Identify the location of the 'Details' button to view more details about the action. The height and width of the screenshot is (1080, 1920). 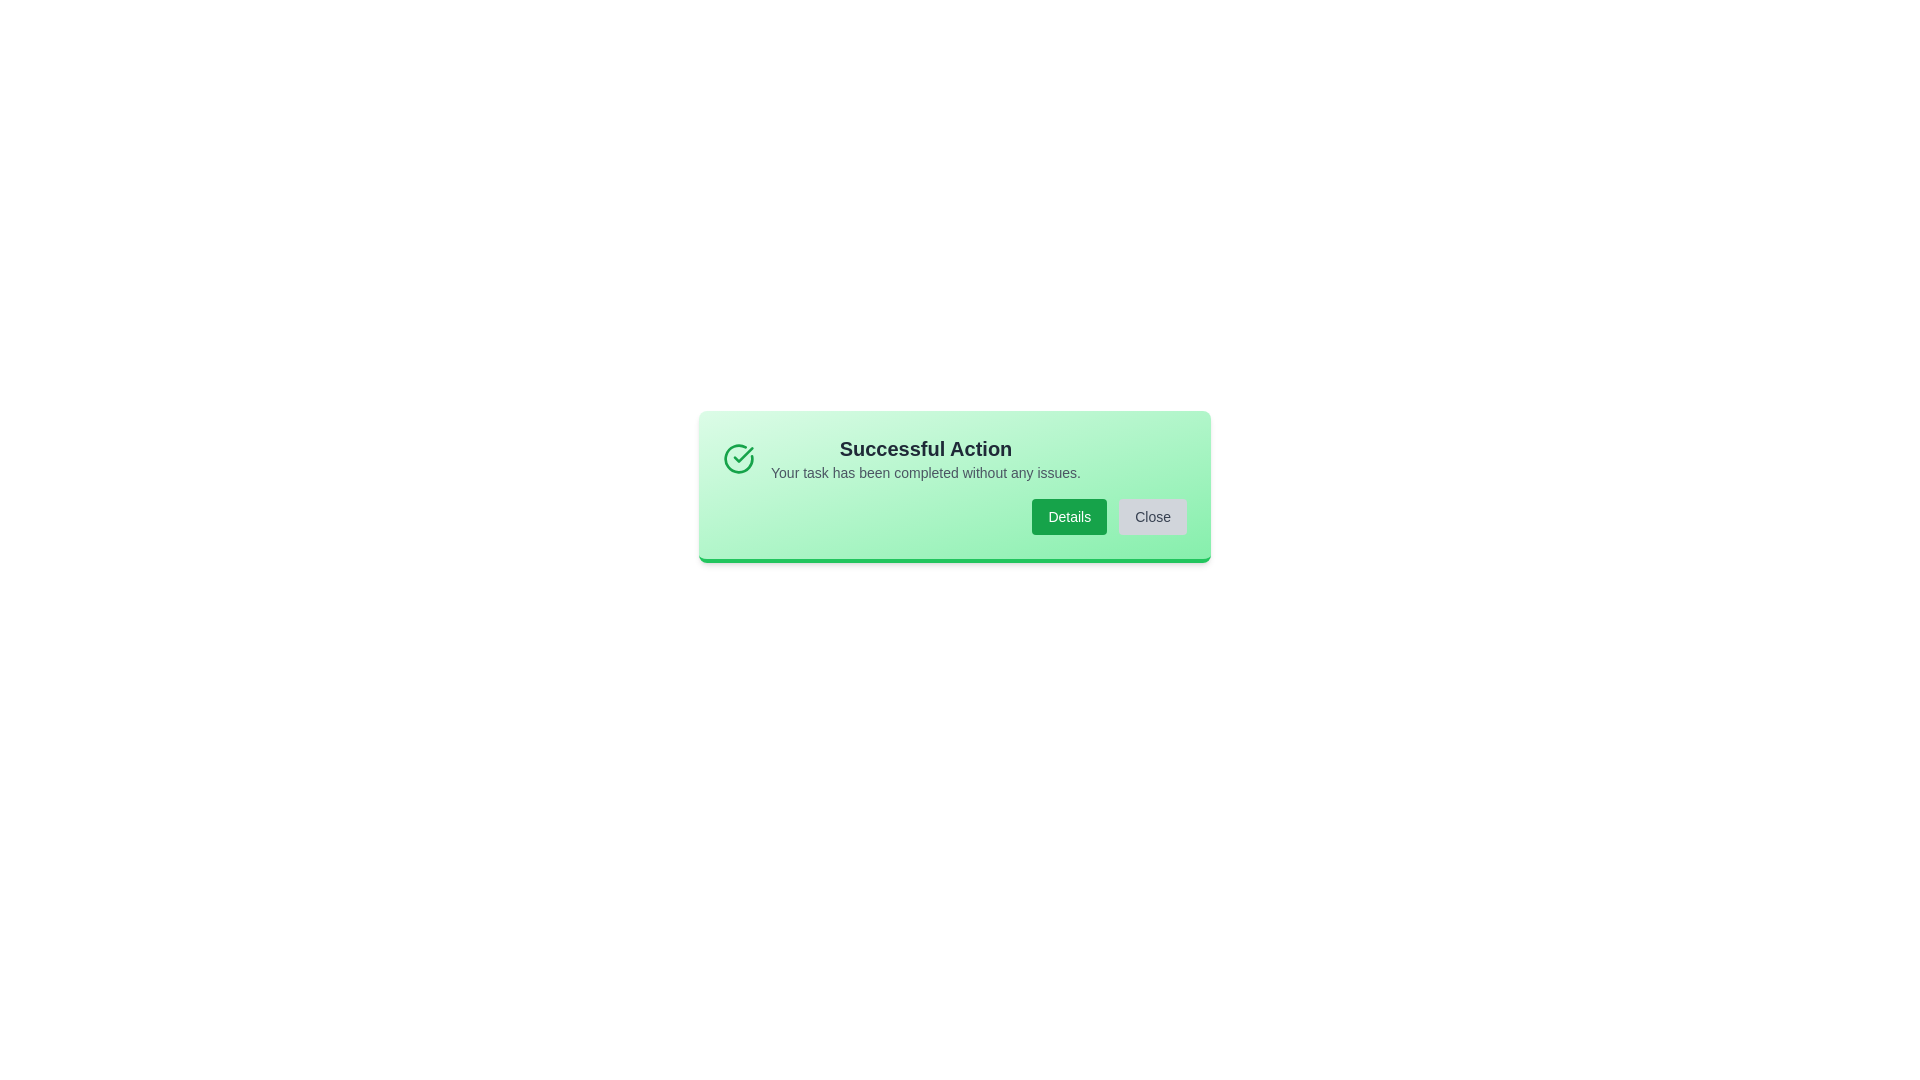
(1068, 515).